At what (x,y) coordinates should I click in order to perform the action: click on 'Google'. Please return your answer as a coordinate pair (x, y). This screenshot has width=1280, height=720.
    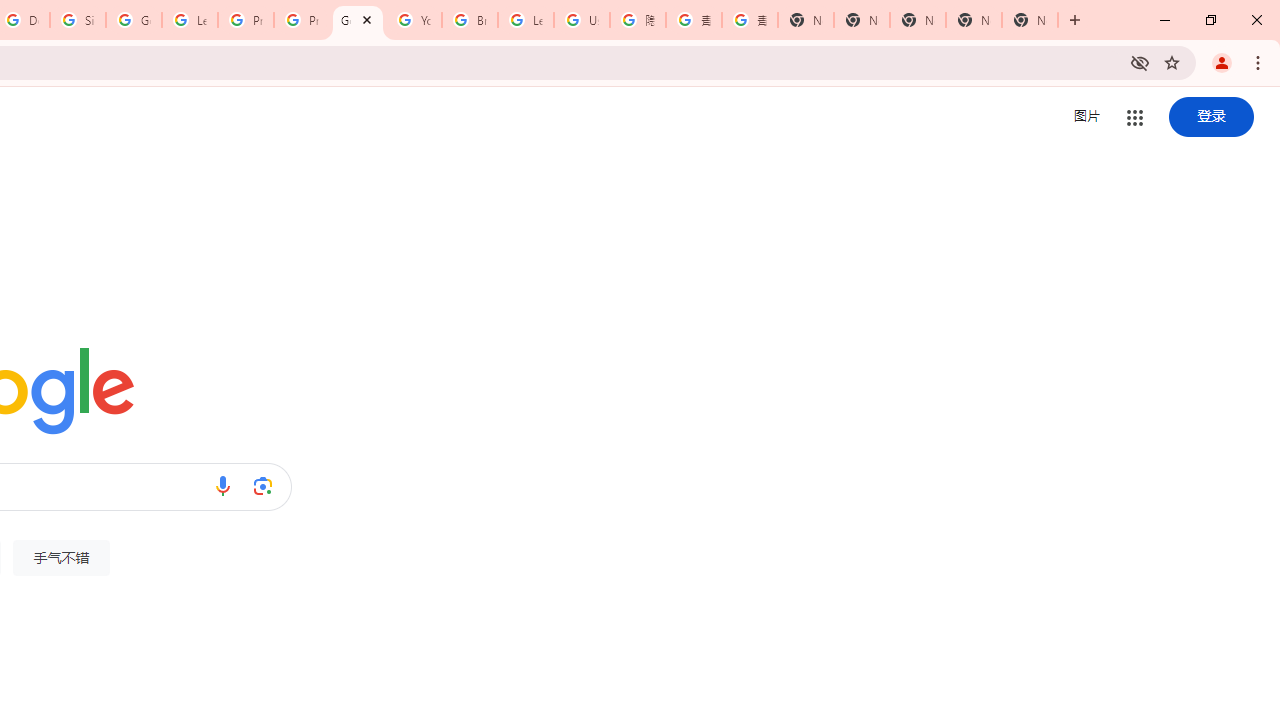
    Looking at the image, I should click on (358, 20).